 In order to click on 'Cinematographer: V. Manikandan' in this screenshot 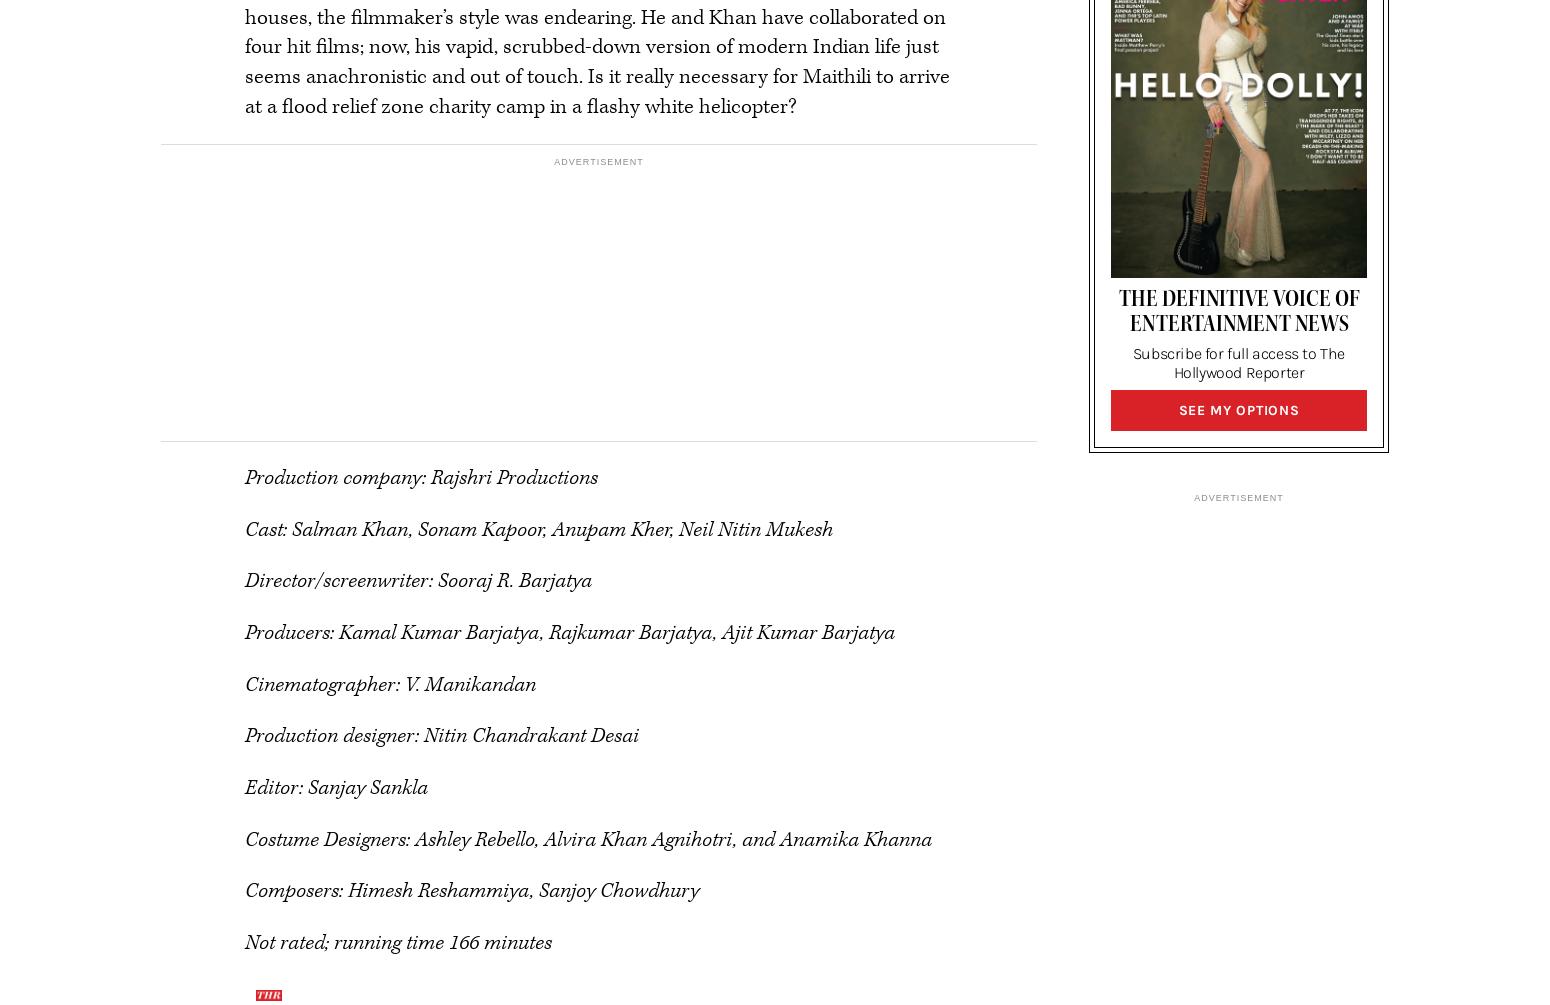, I will do `click(390, 684)`.